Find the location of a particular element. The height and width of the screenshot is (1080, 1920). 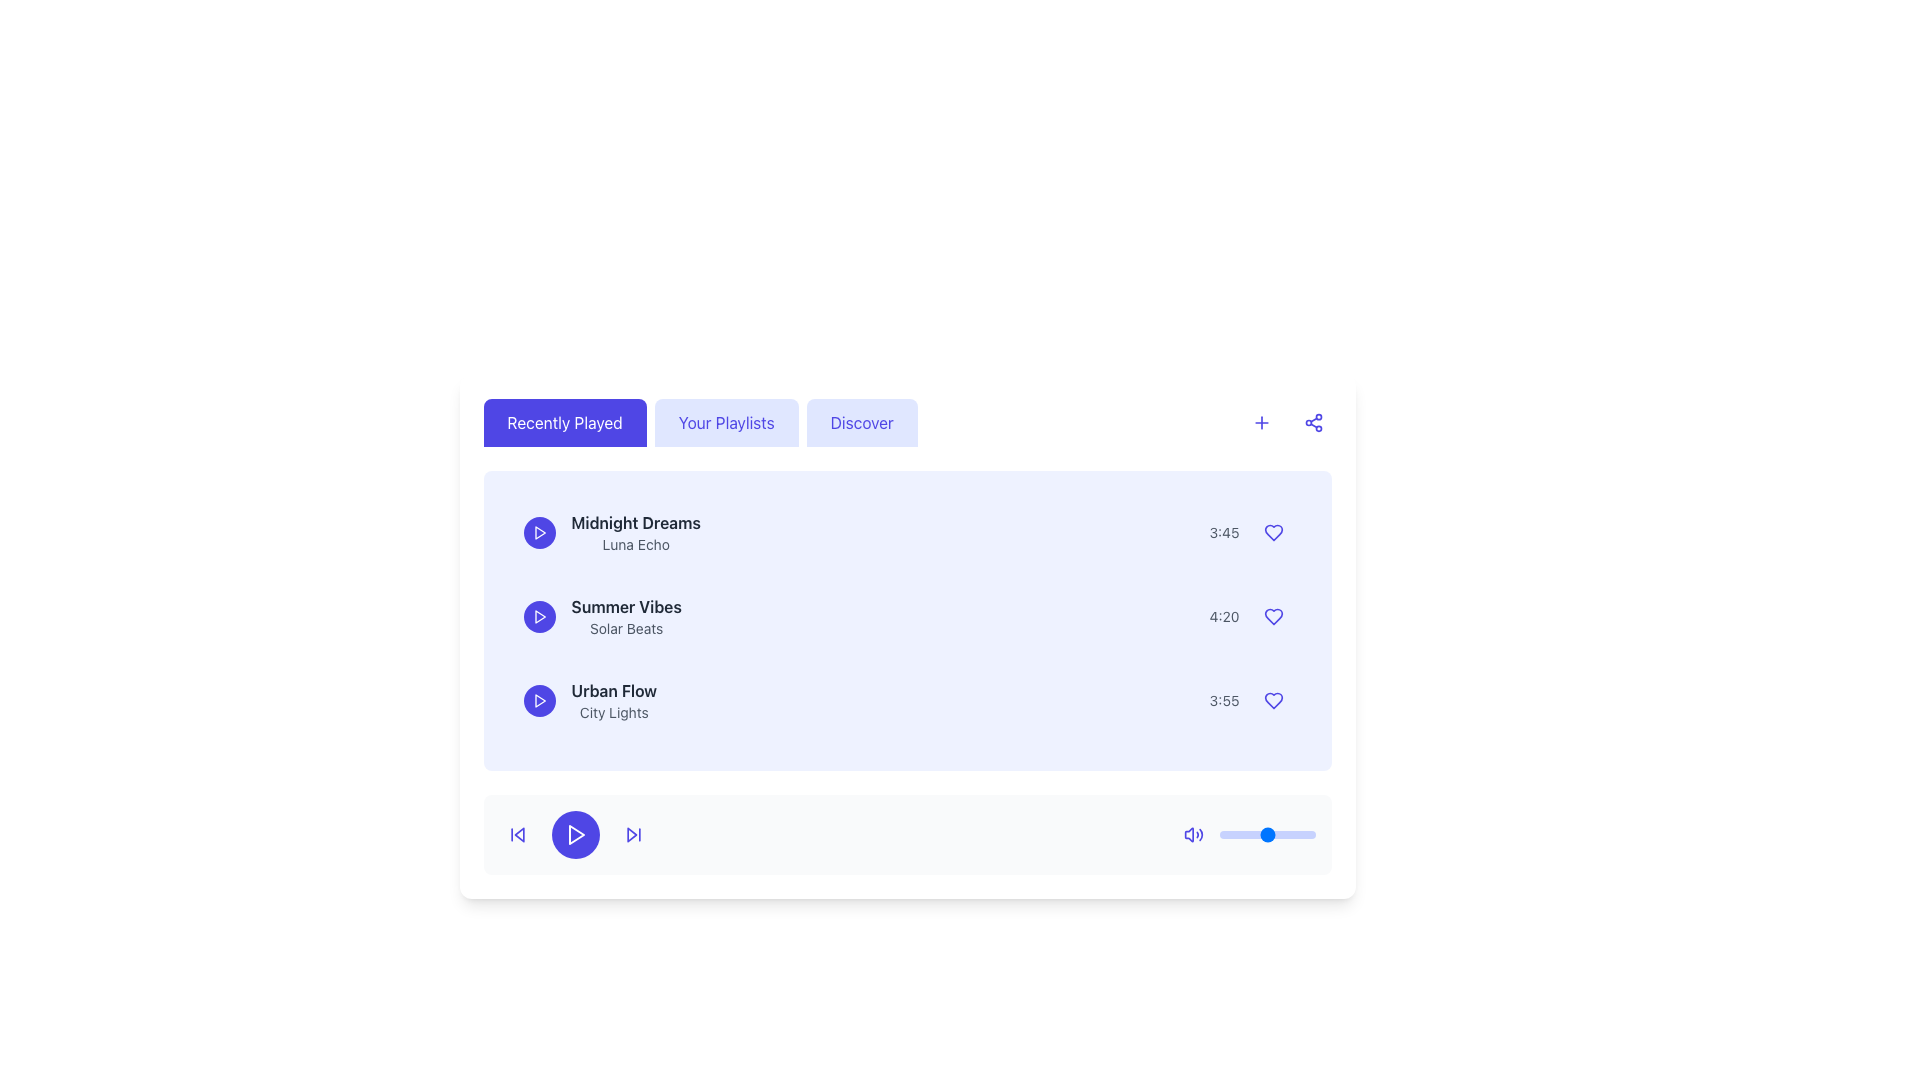

the Text Label displaying 'Summer Vibes' is located at coordinates (625, 605).